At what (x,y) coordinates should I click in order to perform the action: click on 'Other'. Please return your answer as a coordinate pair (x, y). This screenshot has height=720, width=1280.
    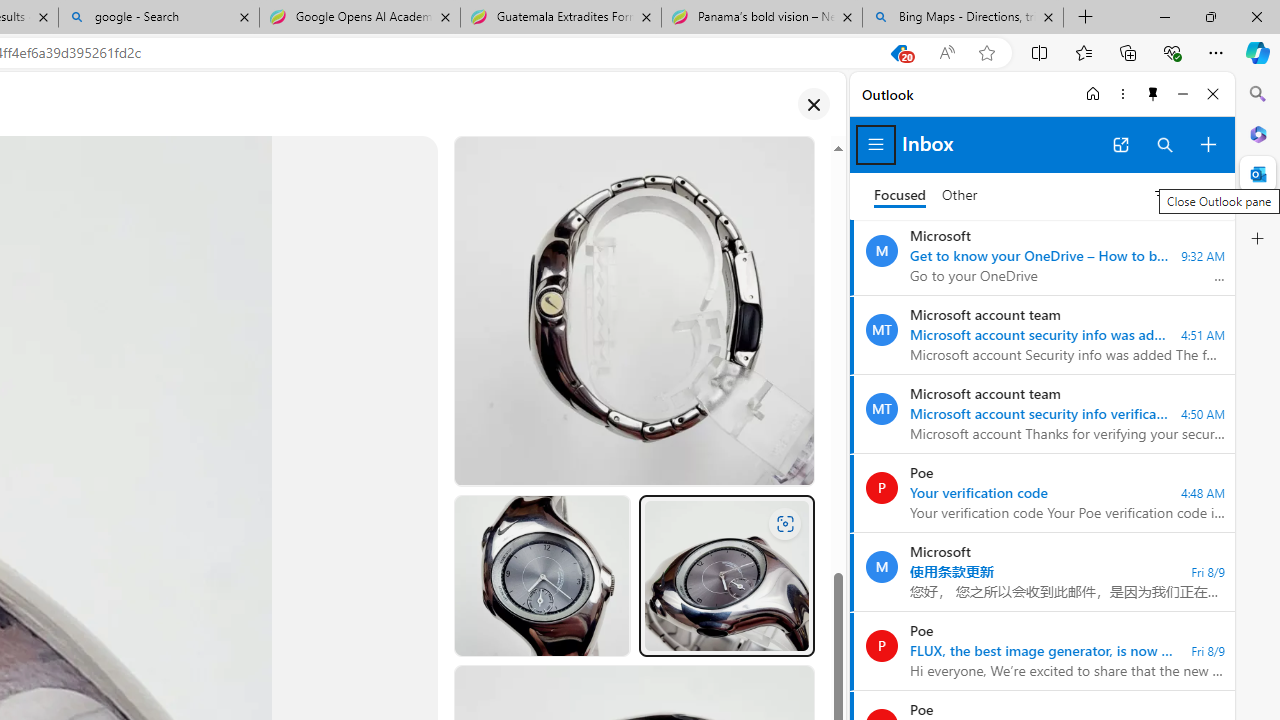
    Looking at the image, I should click on (960, 195).